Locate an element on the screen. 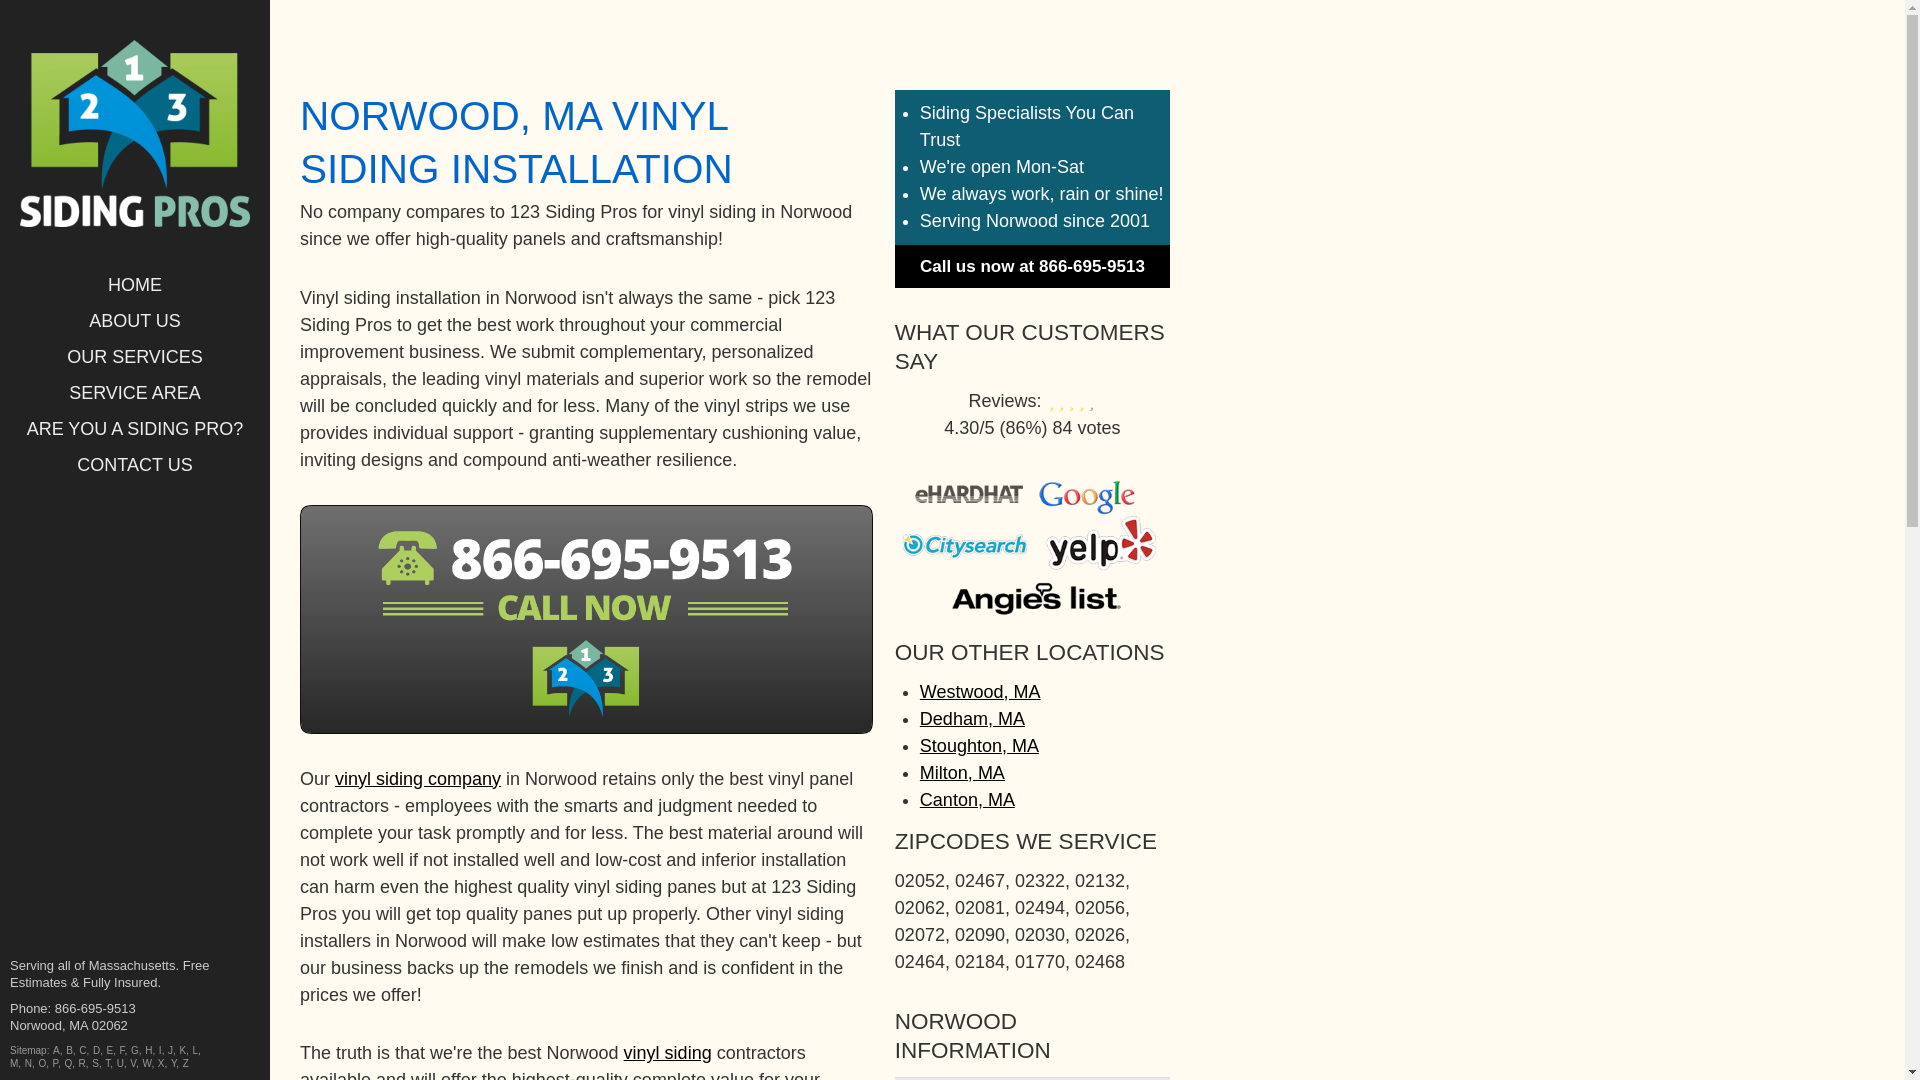 This screenshot has width=1920, height=1080. 'M' is located at coordinates (9, 1062).